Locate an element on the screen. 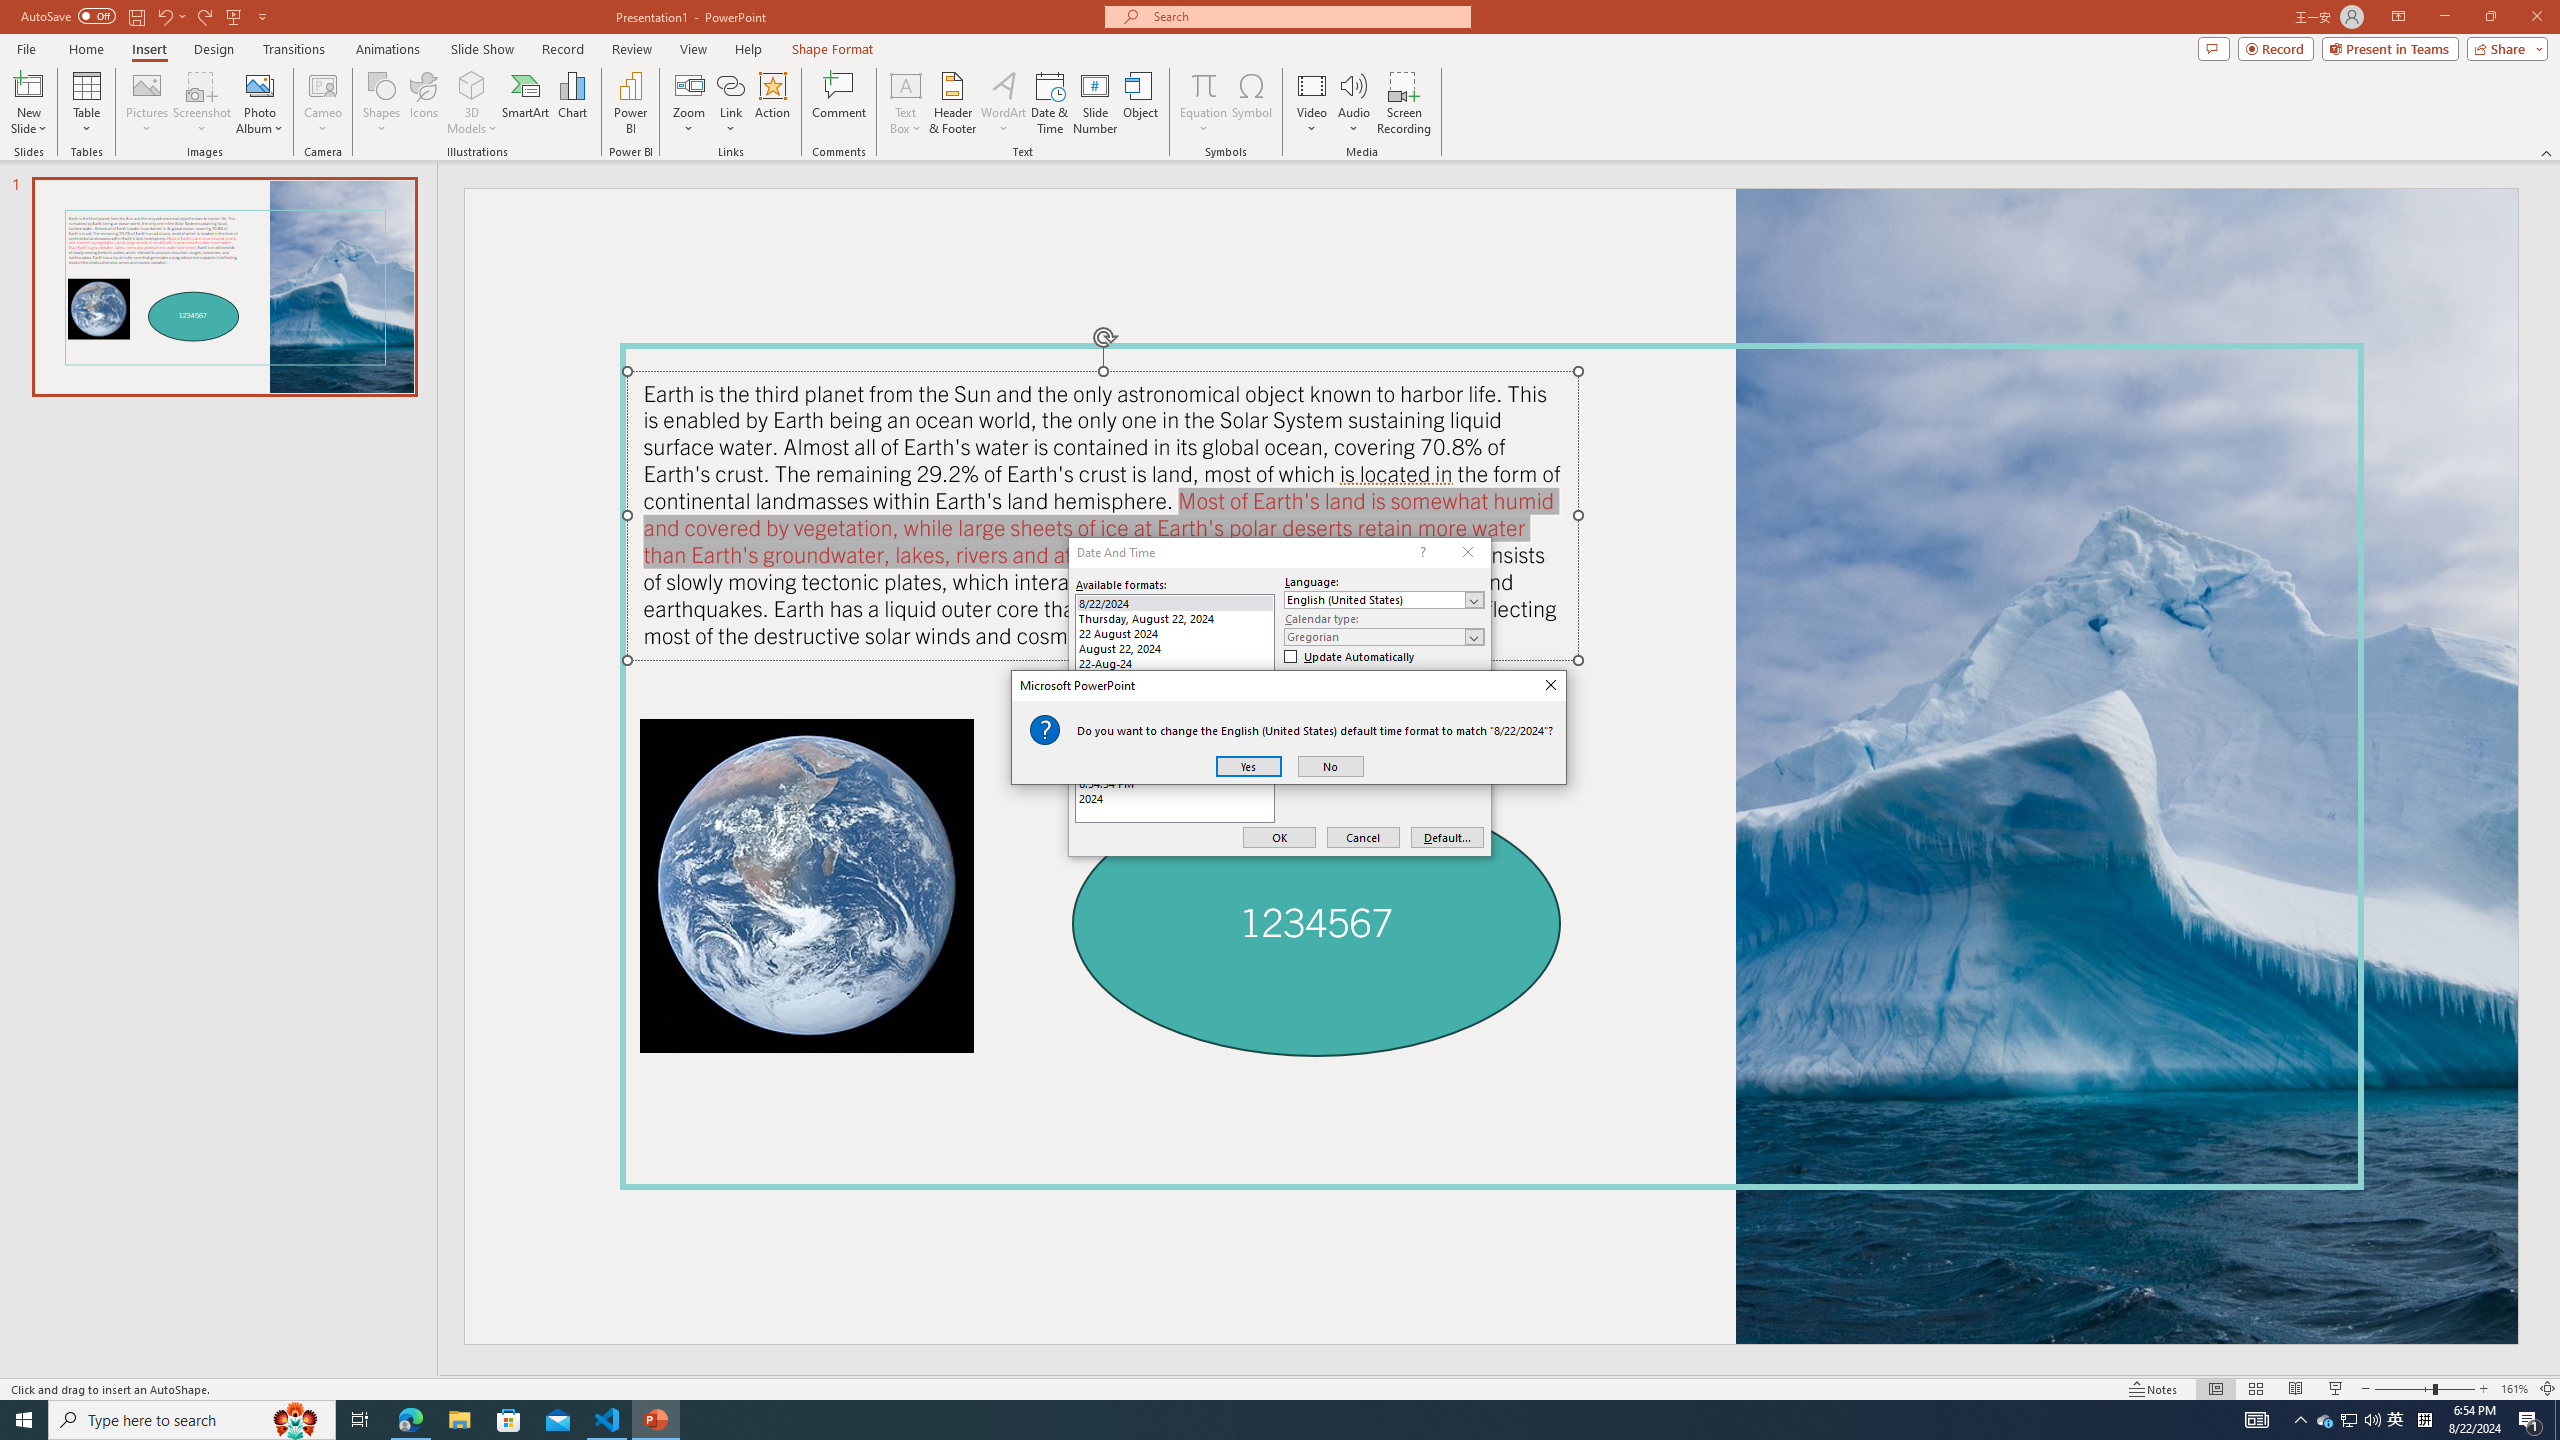  'Customize Quick Access Toolbar' is located at coordinates (261, 15).